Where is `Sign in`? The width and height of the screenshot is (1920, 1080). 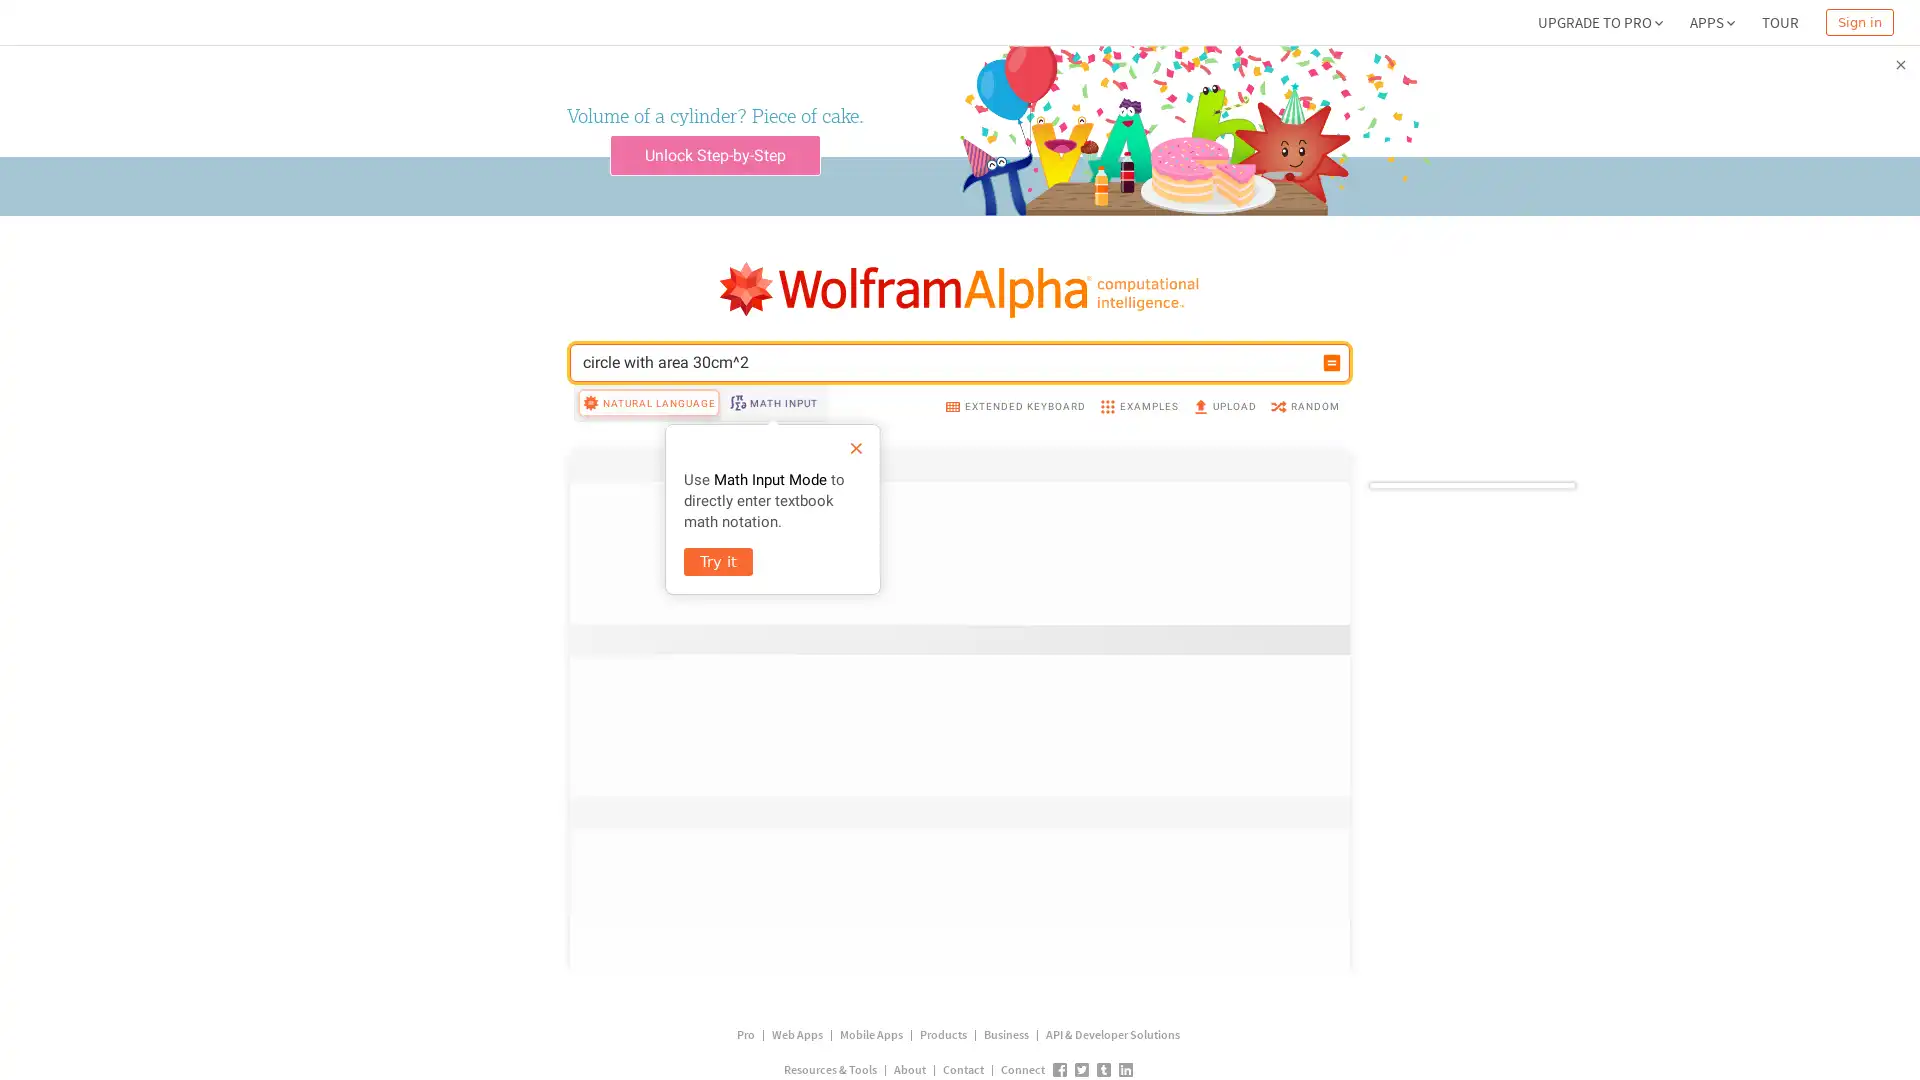
Sign in is located at coordinates (1859, 22).